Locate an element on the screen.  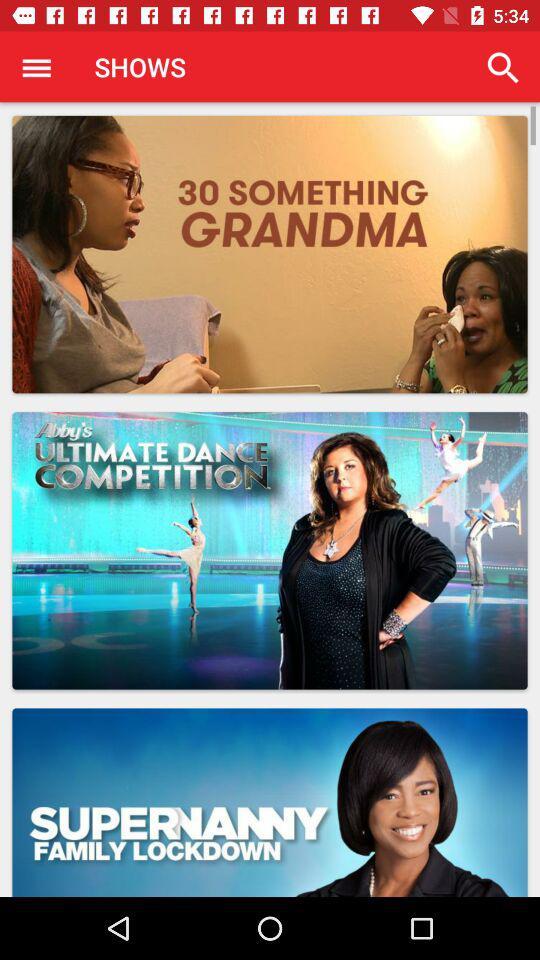
app to the right of shows item is located at coordinates (502, 67).